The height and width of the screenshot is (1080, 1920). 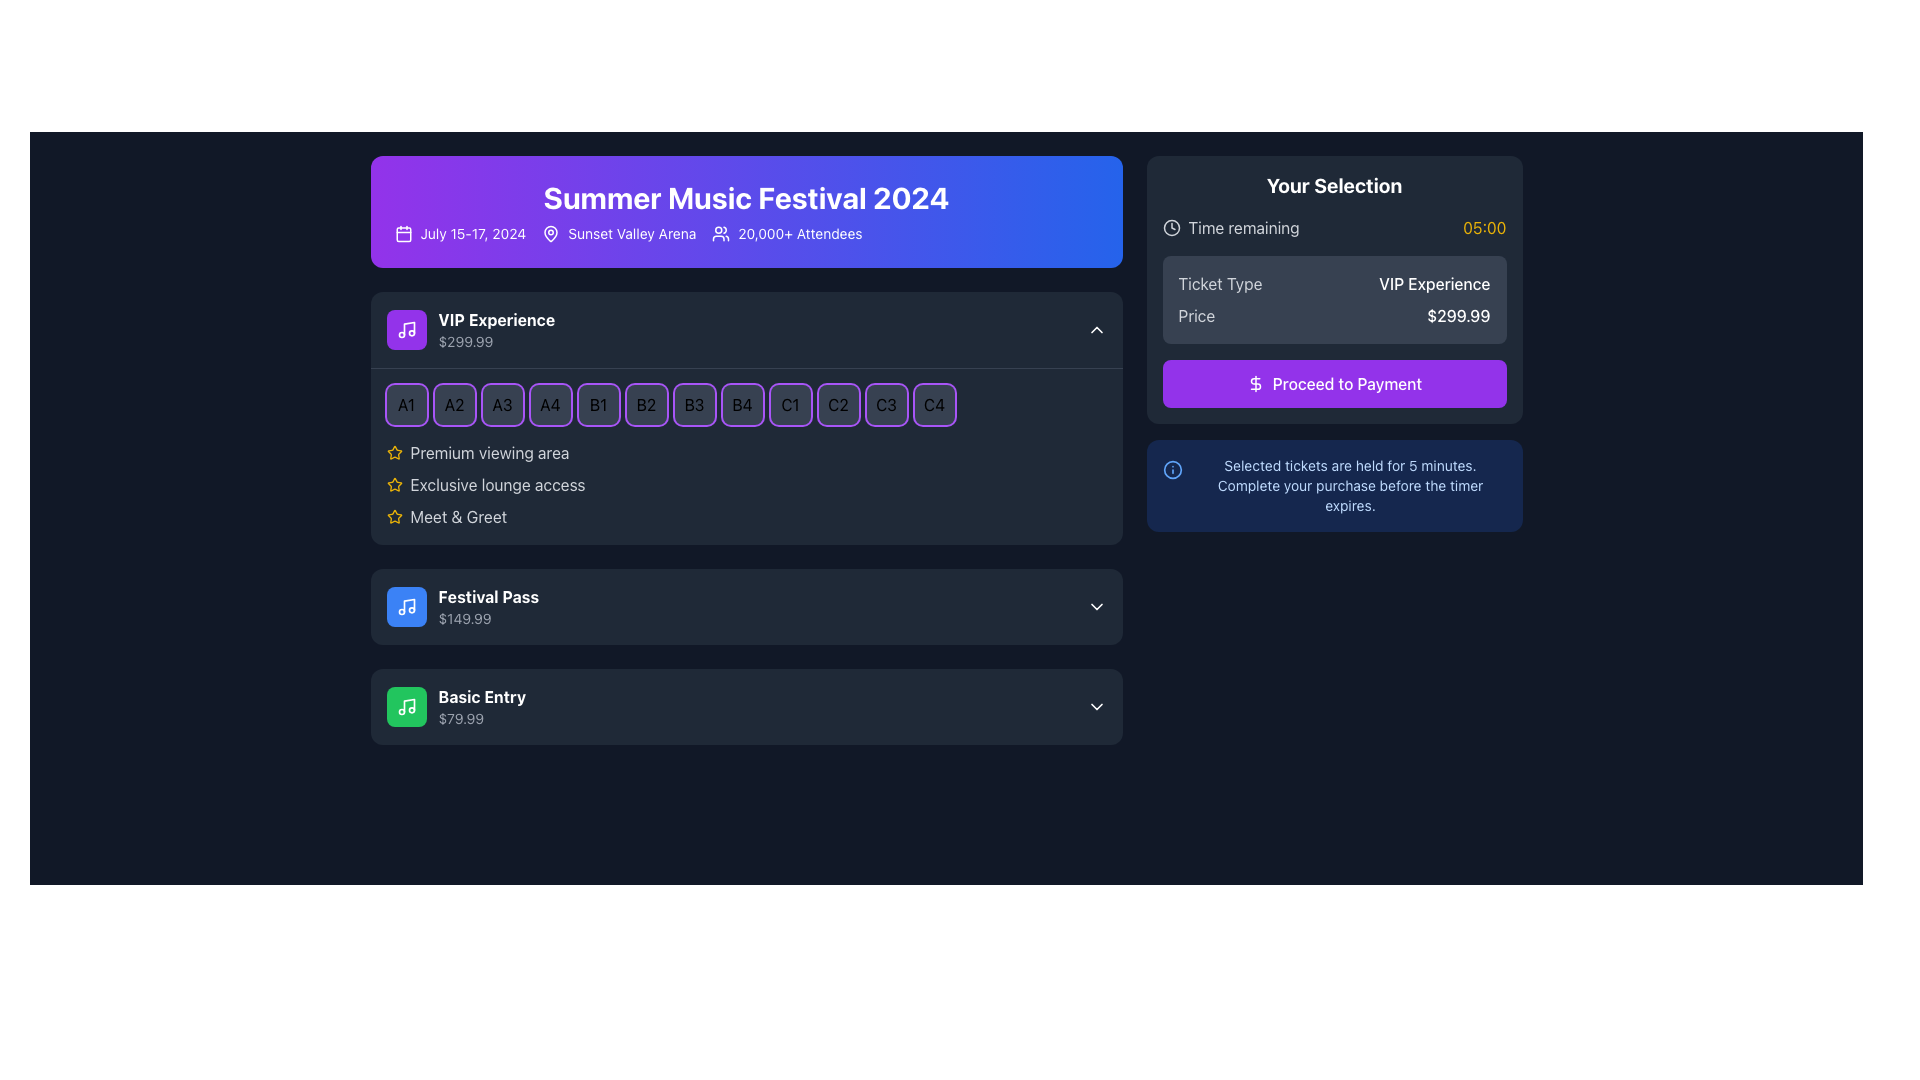 What do you see at coordinates (496, 319) in the screenshot?
I see `the 'VIP Experience' text label, which identifies the ticket option and is located in the upper-left section of the event ticket card` at bounding box center [496, 319].